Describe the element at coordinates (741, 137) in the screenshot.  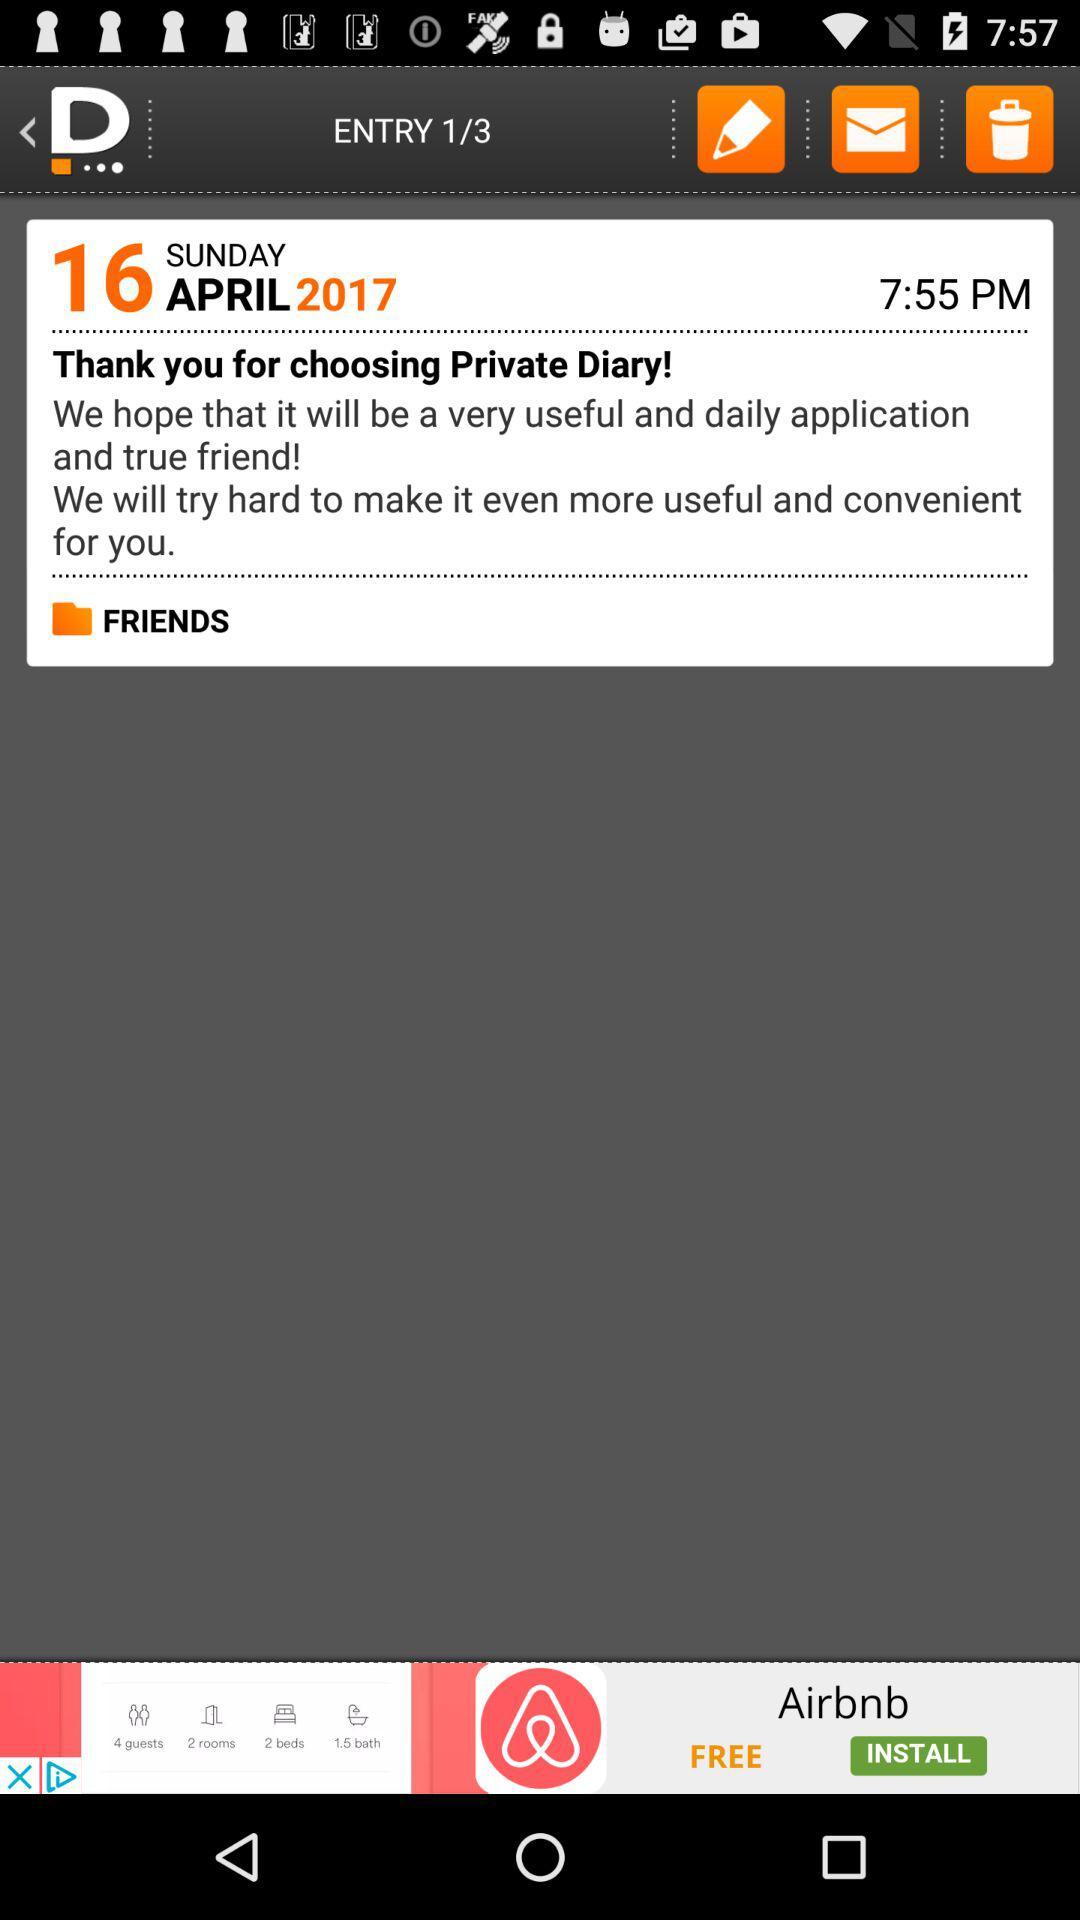
I see `the edit icon` at that location.